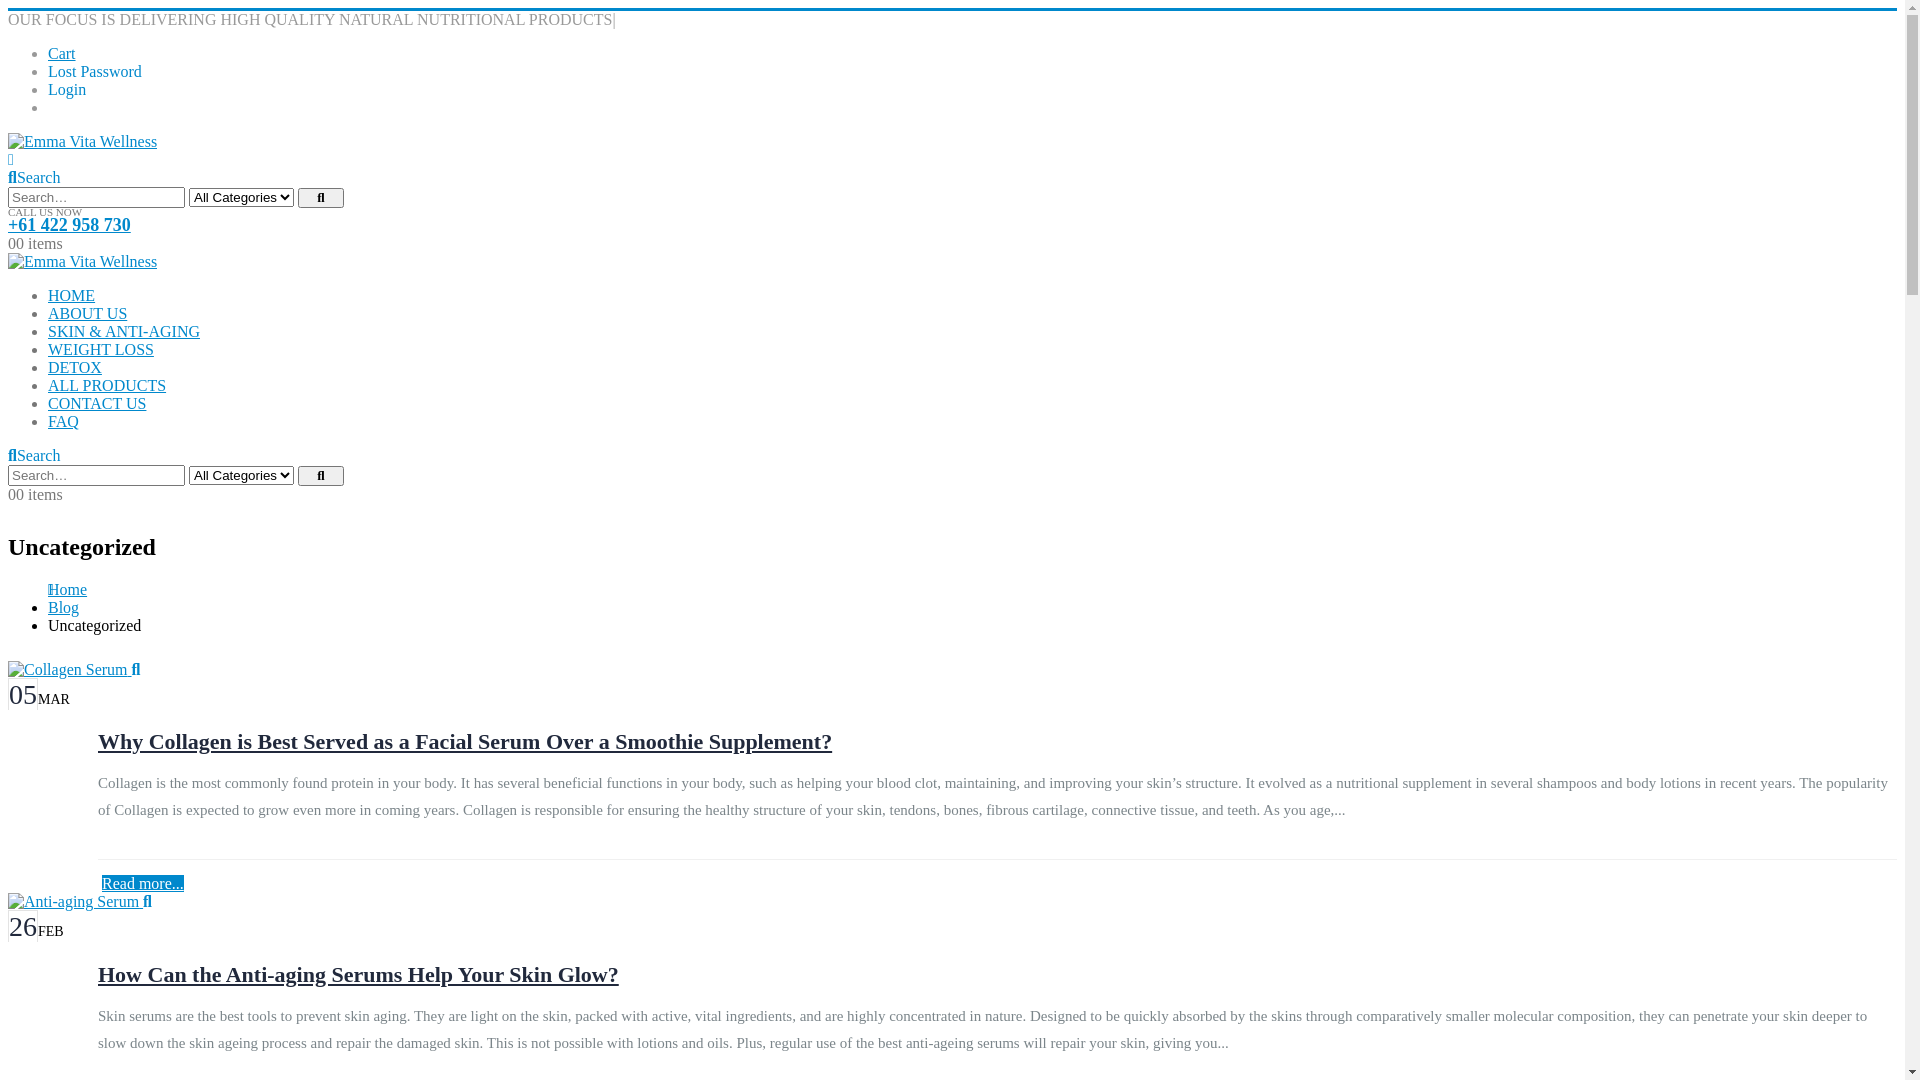 This screenshot has height=1080, width=1920. What do you see at coordinates (96, 973) in the screenshot?
I see `'How Can the Anti-aging Serums Help Your Skin Glow?'` at bounding box center [96, 973].